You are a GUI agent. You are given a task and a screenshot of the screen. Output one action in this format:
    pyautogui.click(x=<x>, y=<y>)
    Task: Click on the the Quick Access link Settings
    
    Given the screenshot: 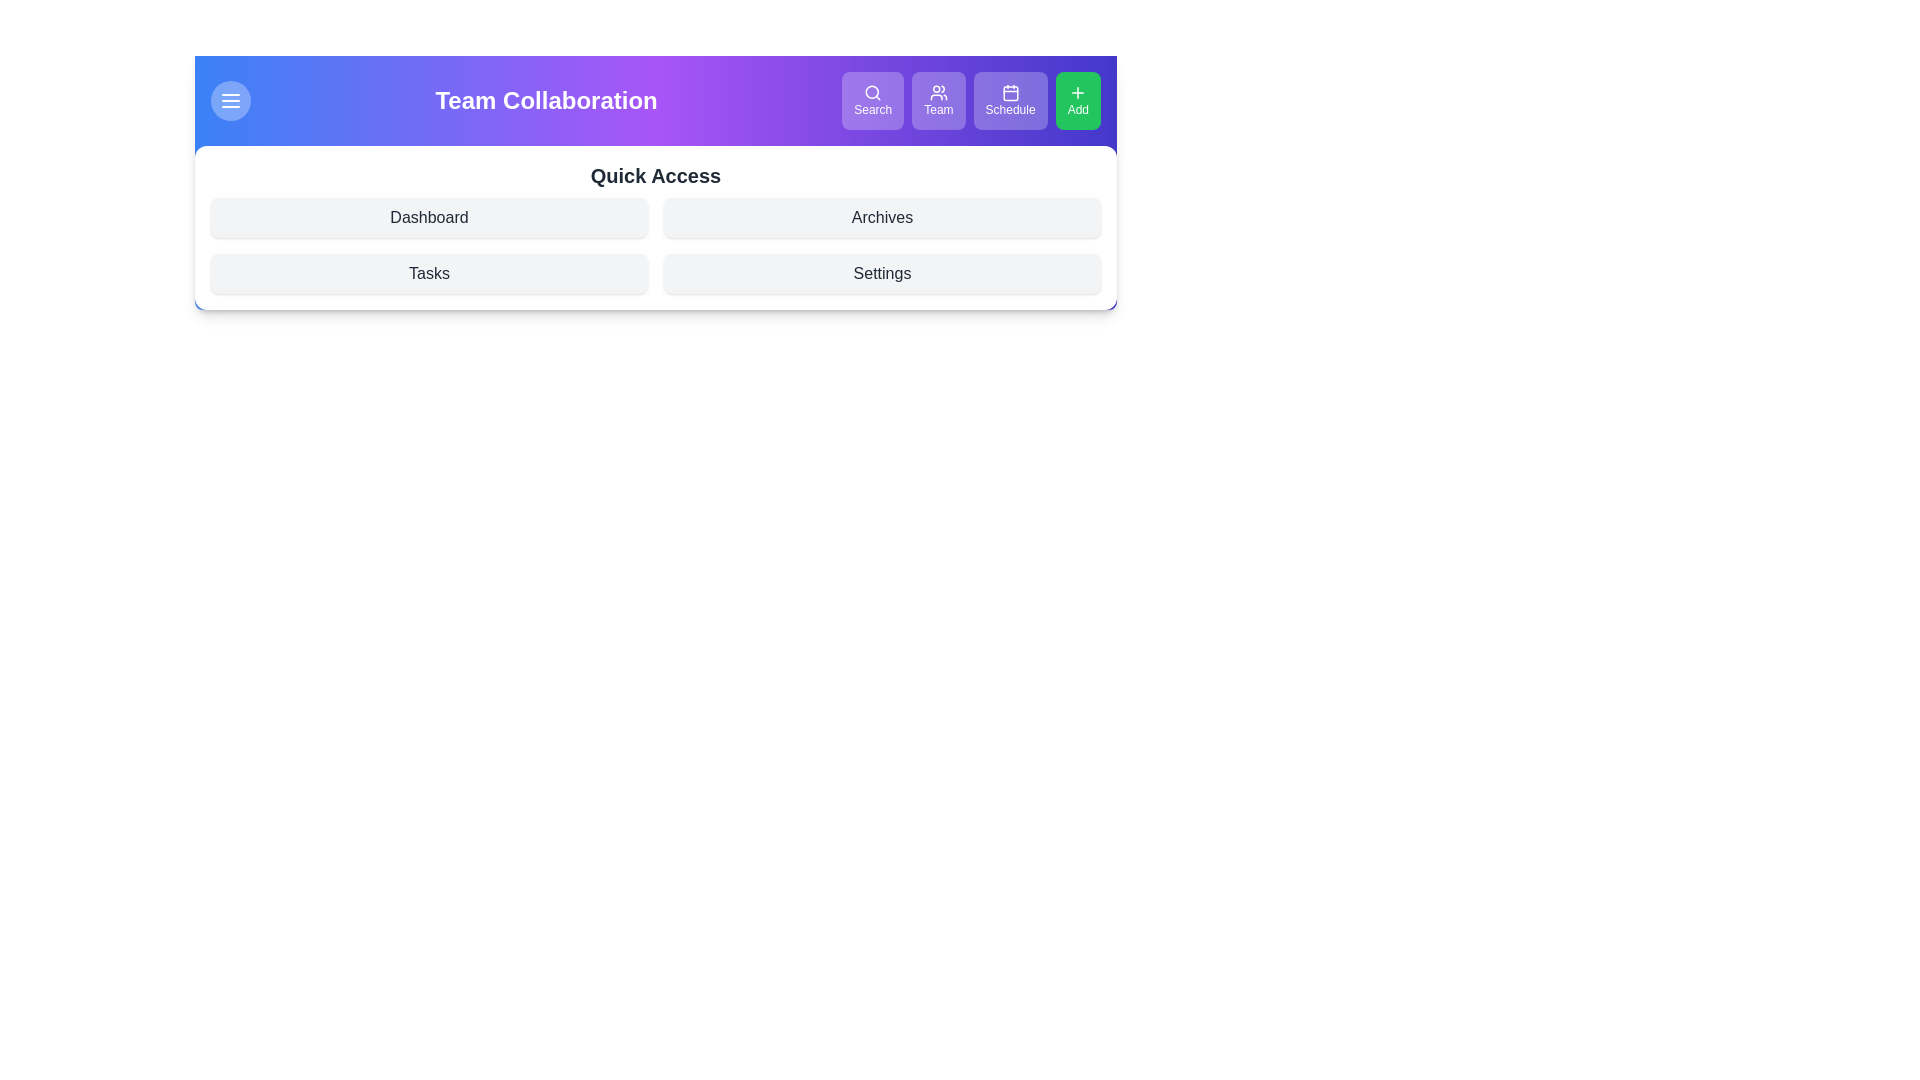 What is the action you would take?
    pyautogui.click(x=881, y=273)
    